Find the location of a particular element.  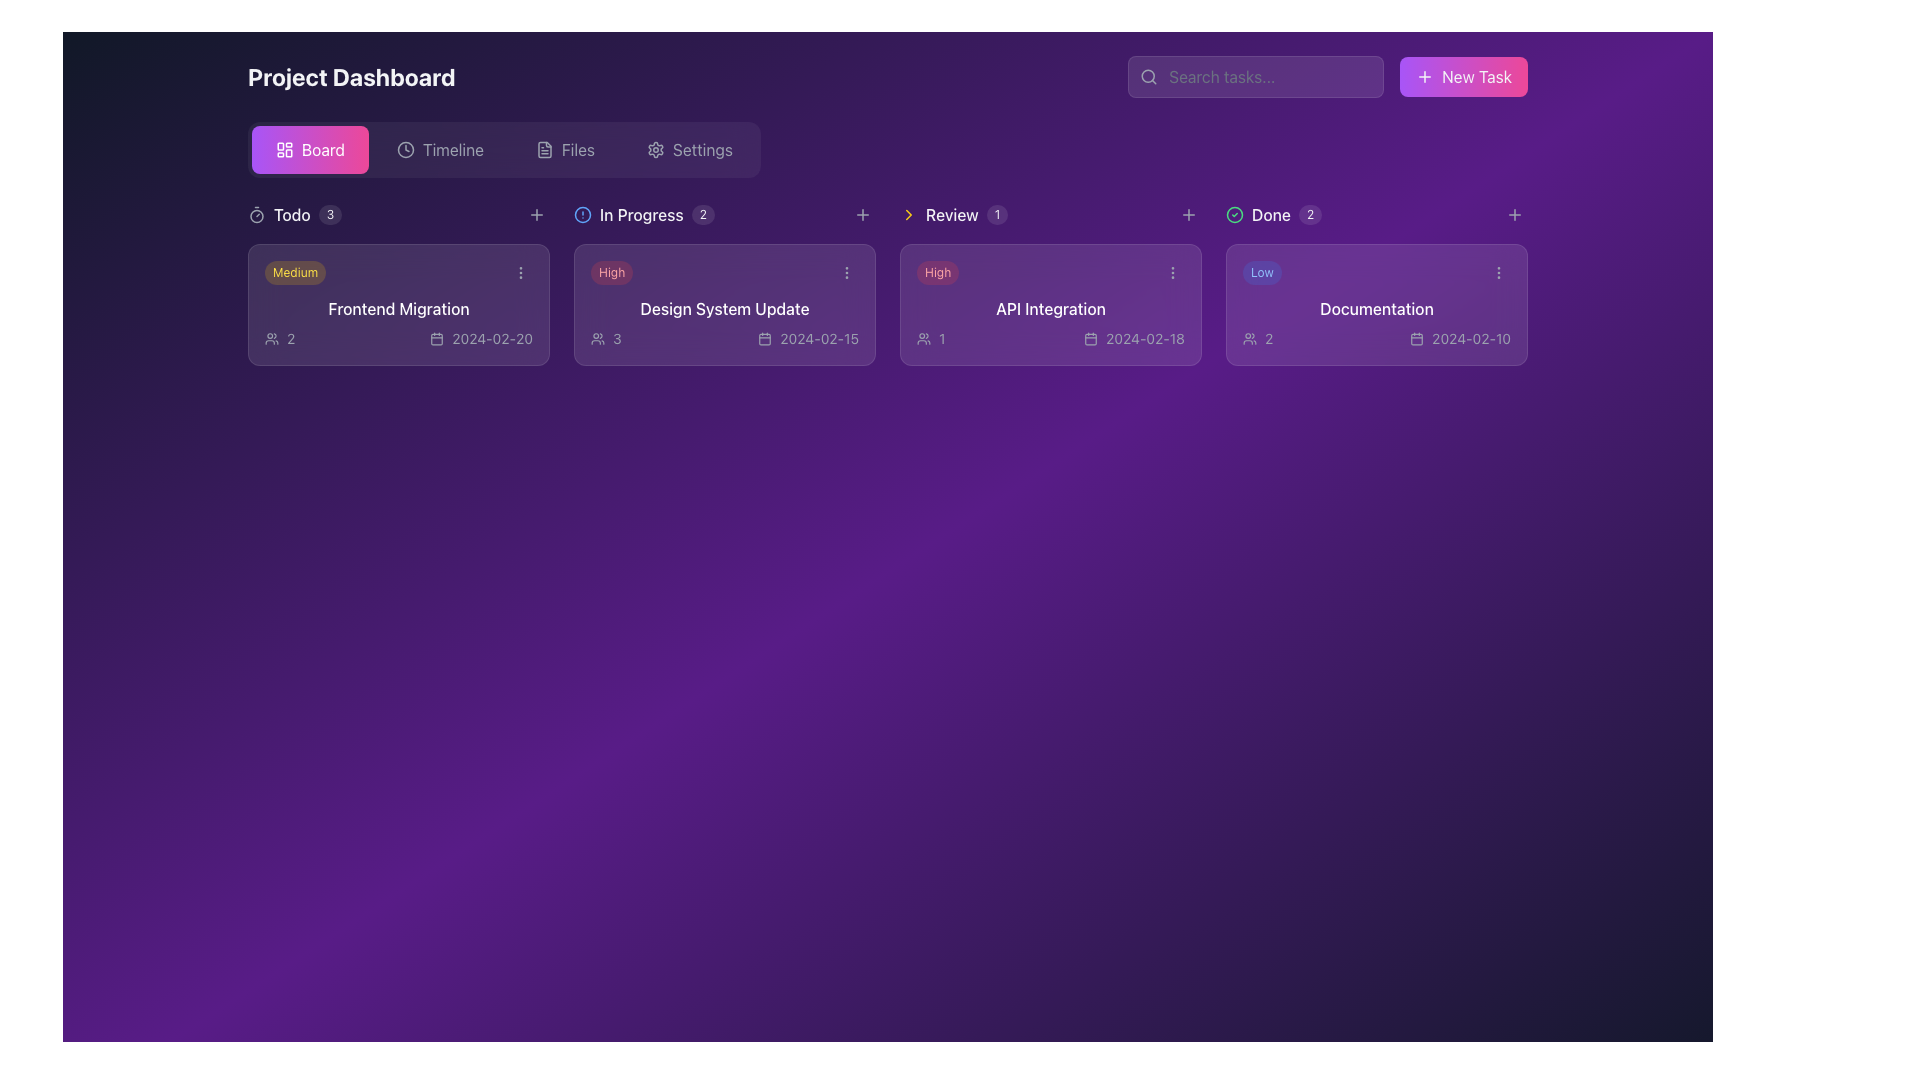

the 'New Task' icon, which is located to the left side of the text within the 'New Task' button at the top-right corner of the interface is located at coordinates (1424, 76).